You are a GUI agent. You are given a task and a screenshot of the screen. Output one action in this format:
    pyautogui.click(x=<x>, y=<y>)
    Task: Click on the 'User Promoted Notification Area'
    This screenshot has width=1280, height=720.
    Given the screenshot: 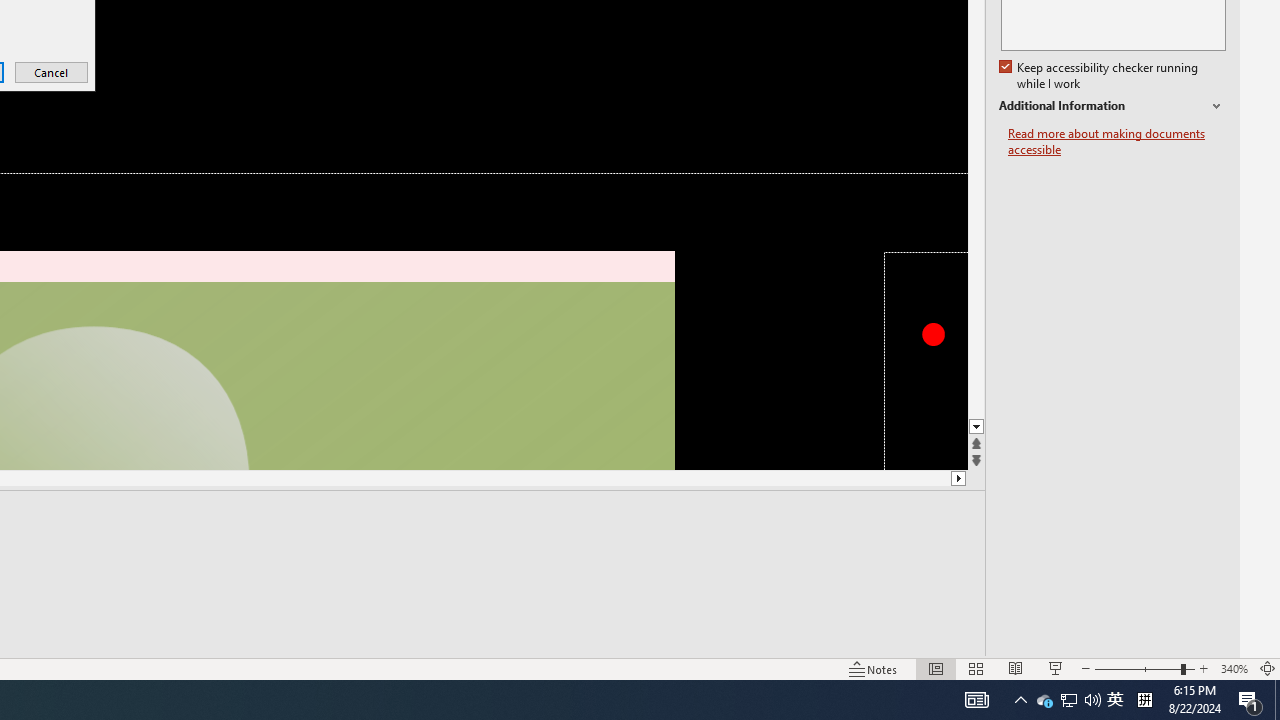 What is the action you would take?
    pyautogui.click(x=1067, y=698)
    